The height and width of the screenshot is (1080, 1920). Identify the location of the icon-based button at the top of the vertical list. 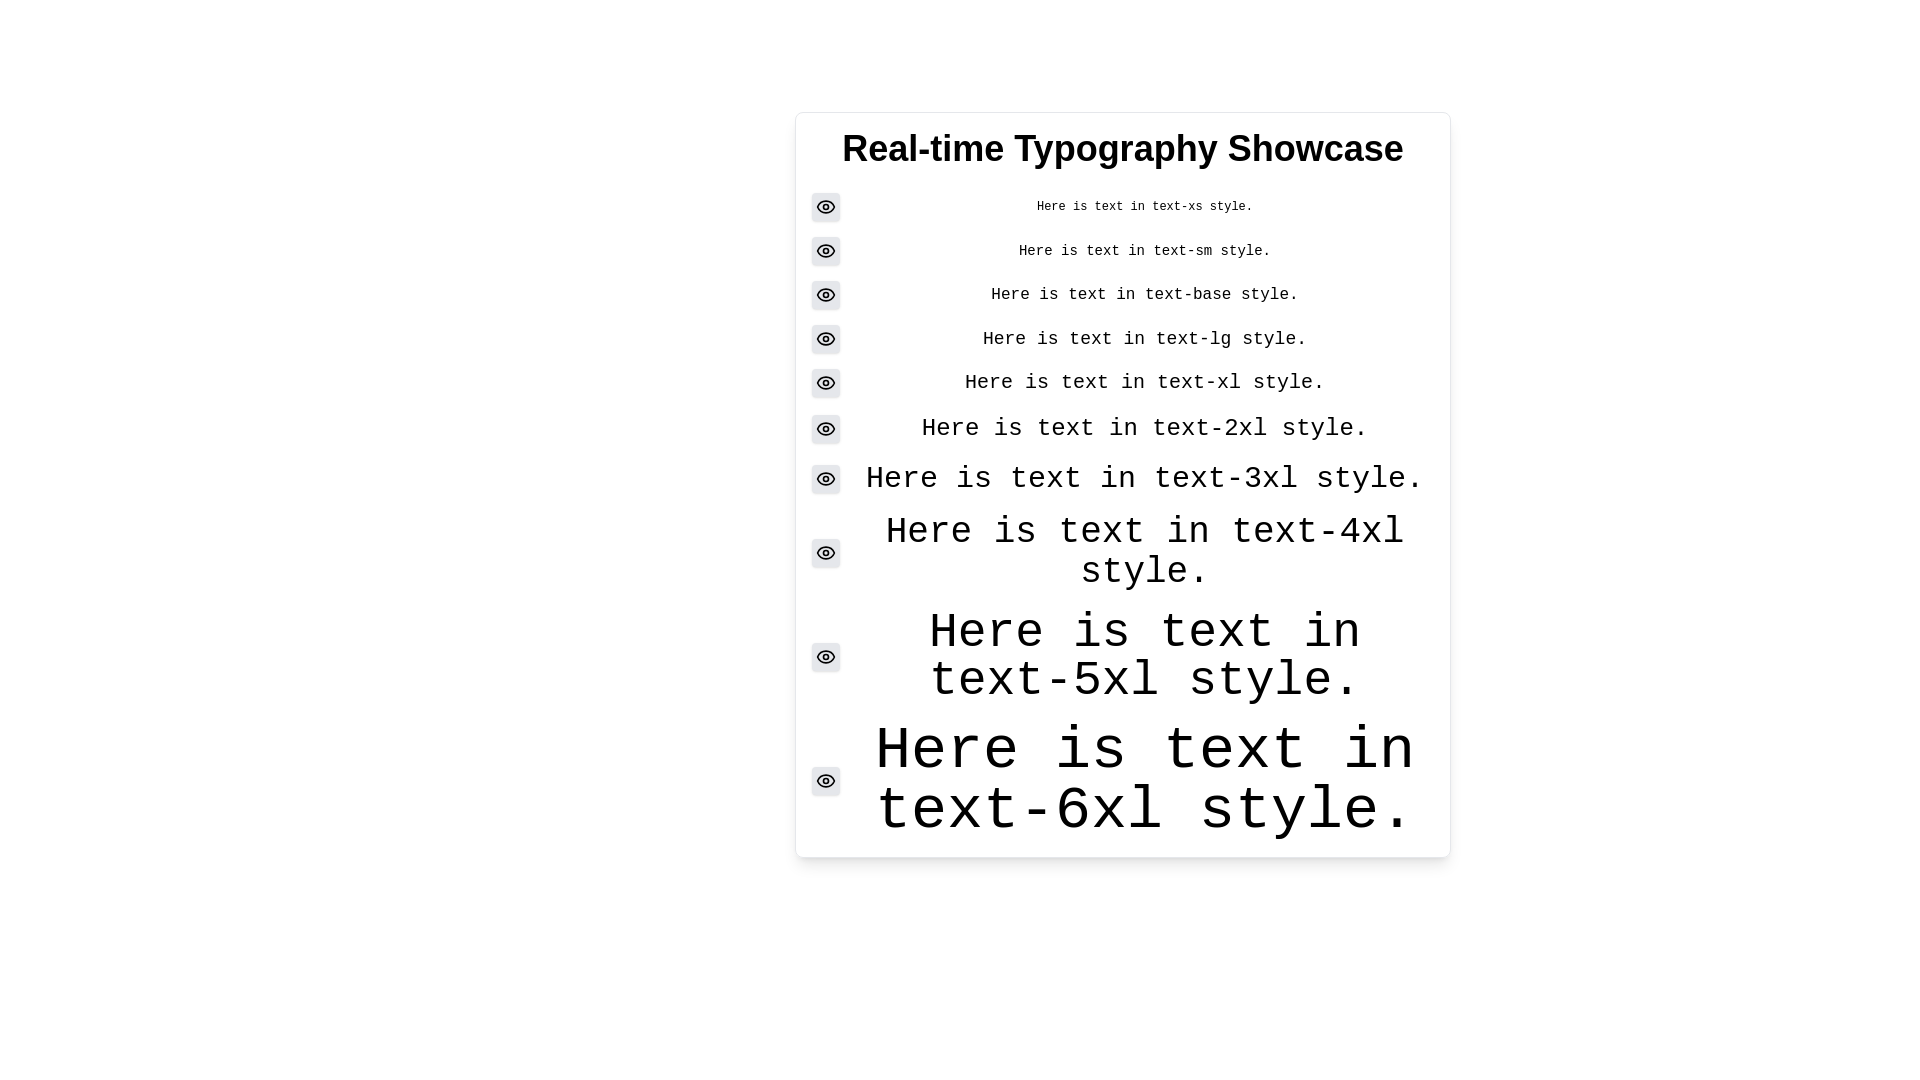
(825, 207).